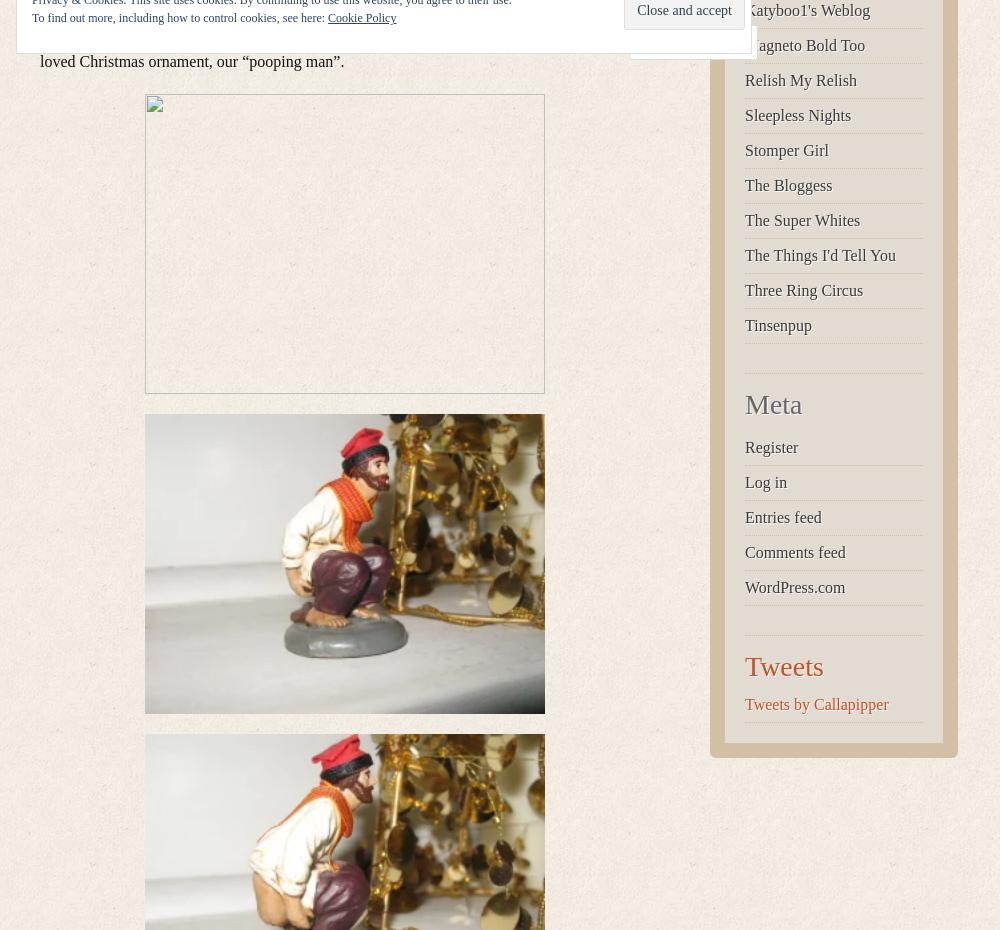  Describe the element at coordinates (771, 447) in the screenshot. I see `'Register'` at that location.